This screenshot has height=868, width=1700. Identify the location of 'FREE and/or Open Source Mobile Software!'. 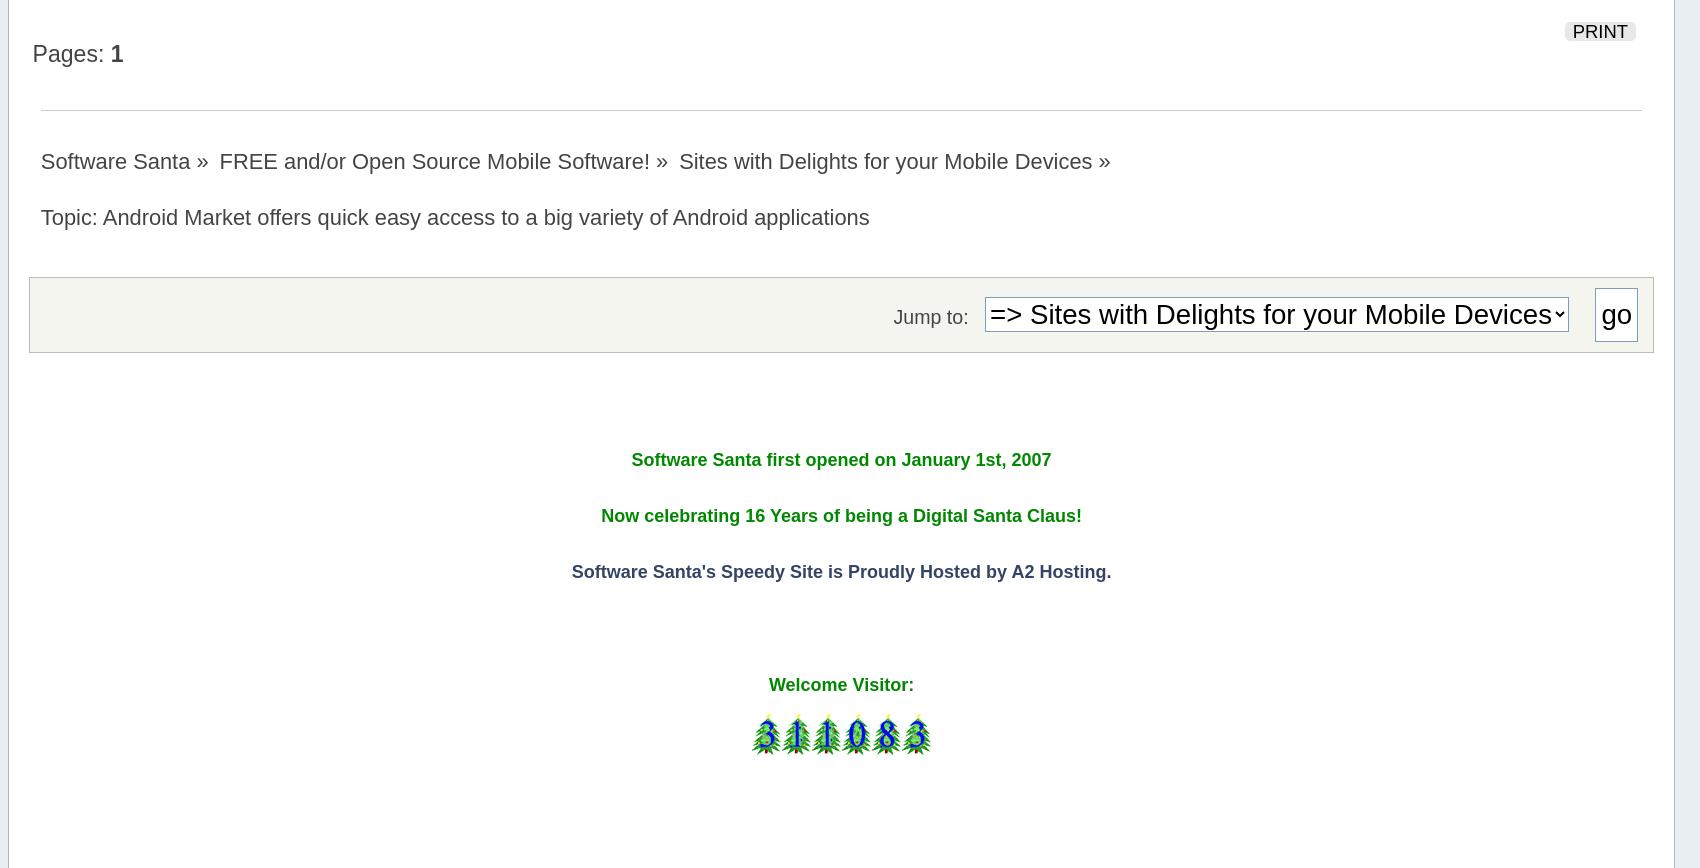
(434, 161).